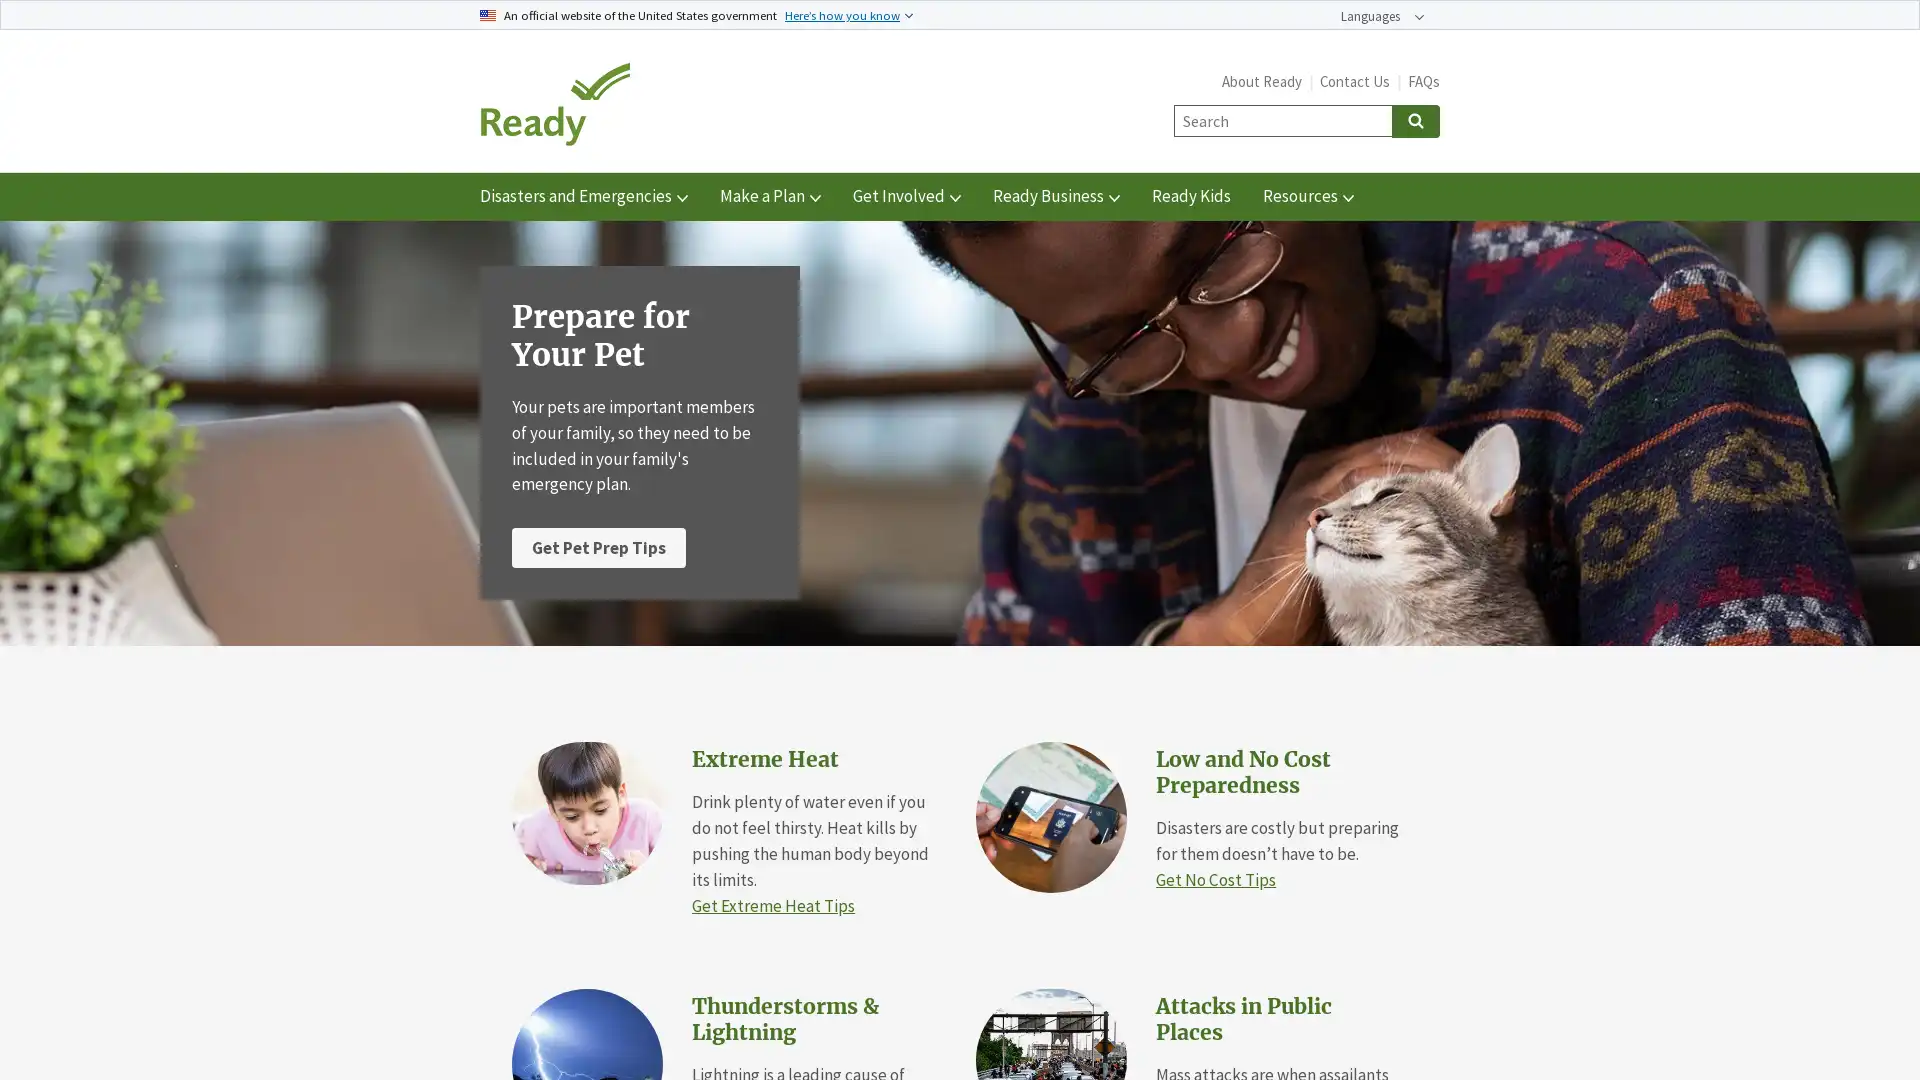 This screenshot has width=1920, height=1080. What do you see at coordinates (1055, 196) in the screenshot?
I see `Ready Business` at bounding box center [1055, 196].